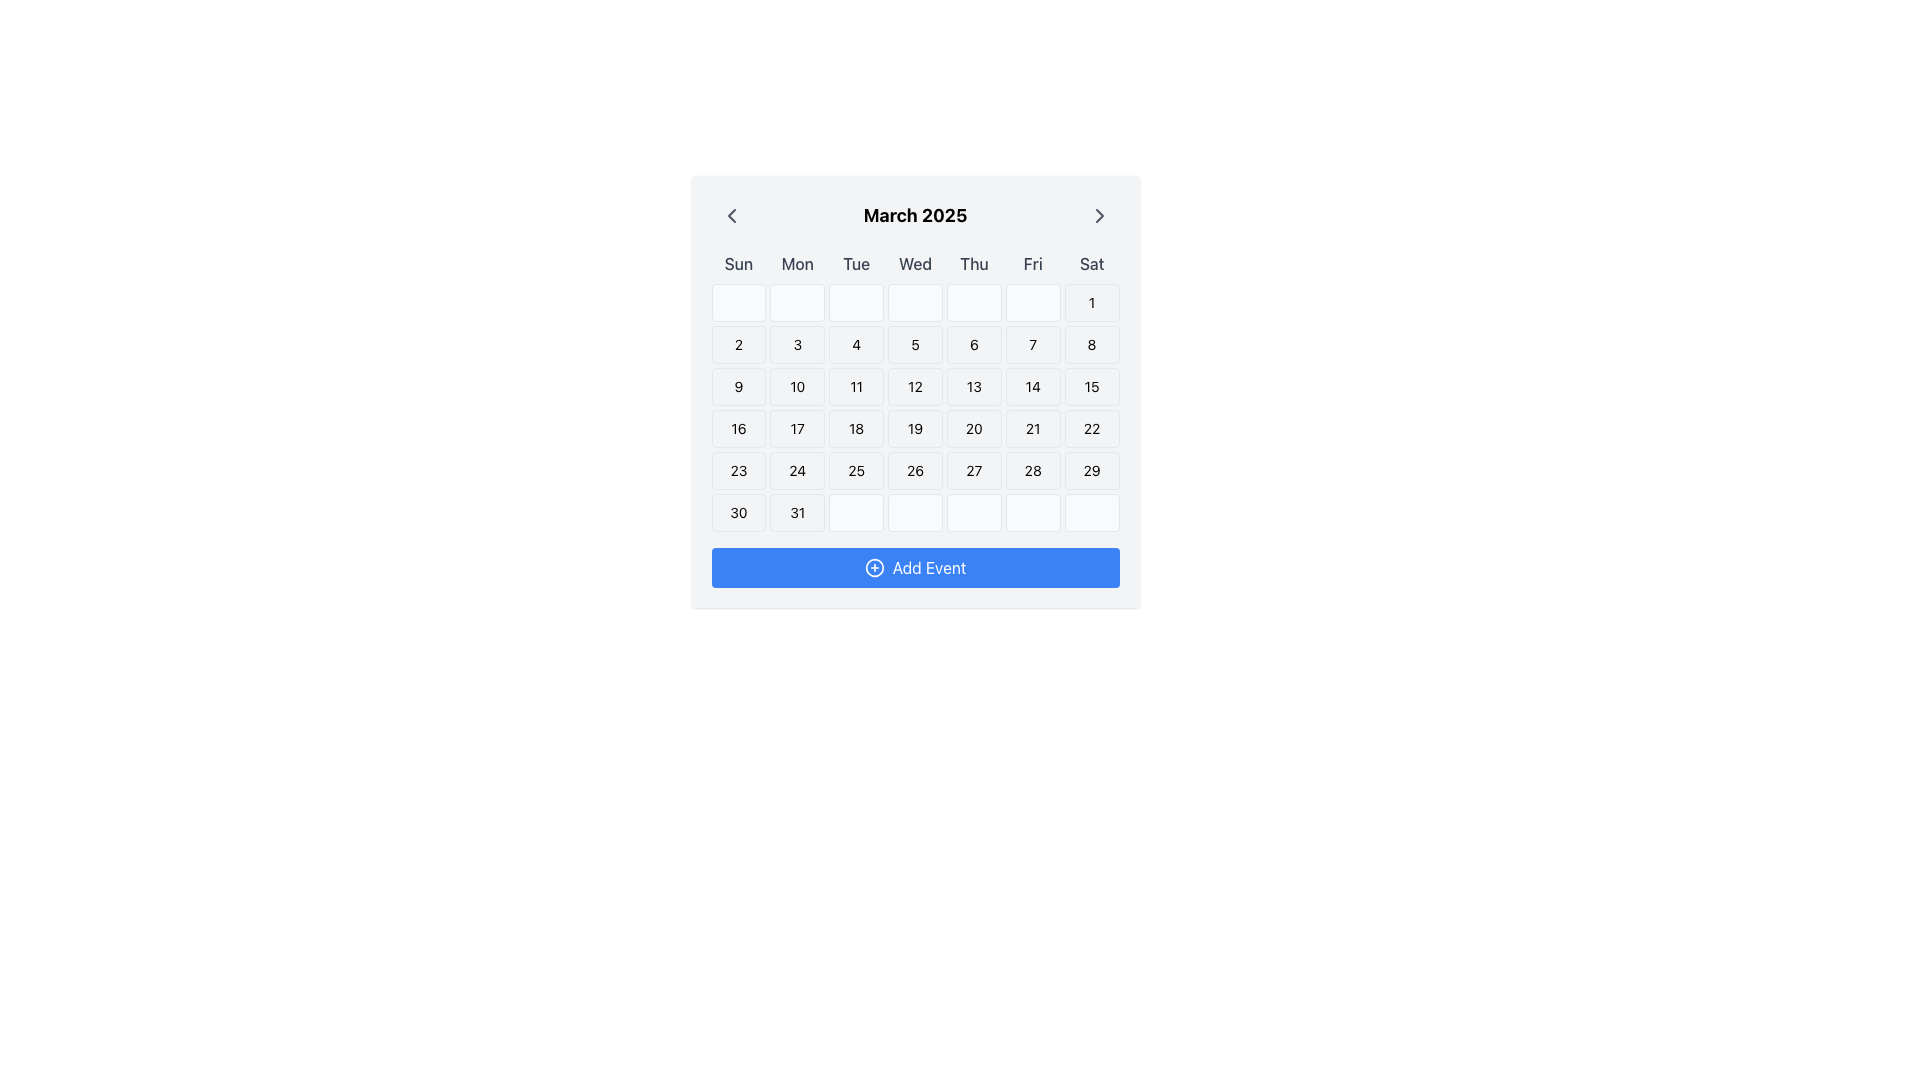  Describe the element at coordinates (914, 407) in the screenshot. I see `a specific day in the calendar grid for March 2025` at that location.